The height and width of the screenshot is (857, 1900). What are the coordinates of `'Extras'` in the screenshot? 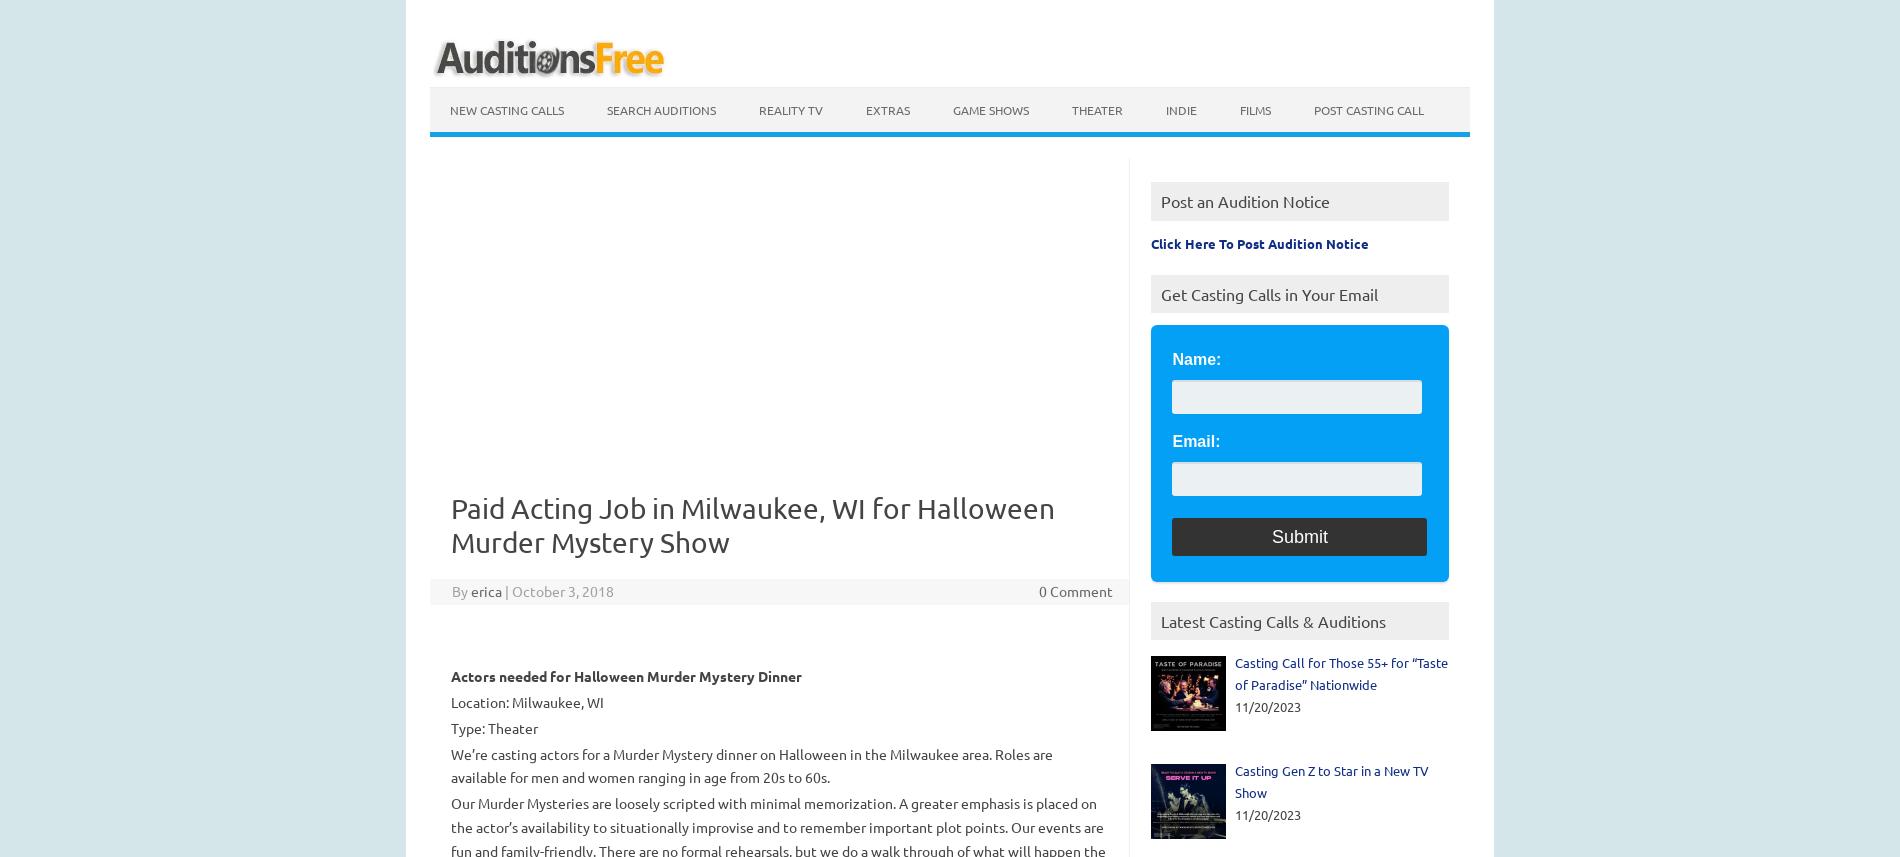 It's located at (865, 110).